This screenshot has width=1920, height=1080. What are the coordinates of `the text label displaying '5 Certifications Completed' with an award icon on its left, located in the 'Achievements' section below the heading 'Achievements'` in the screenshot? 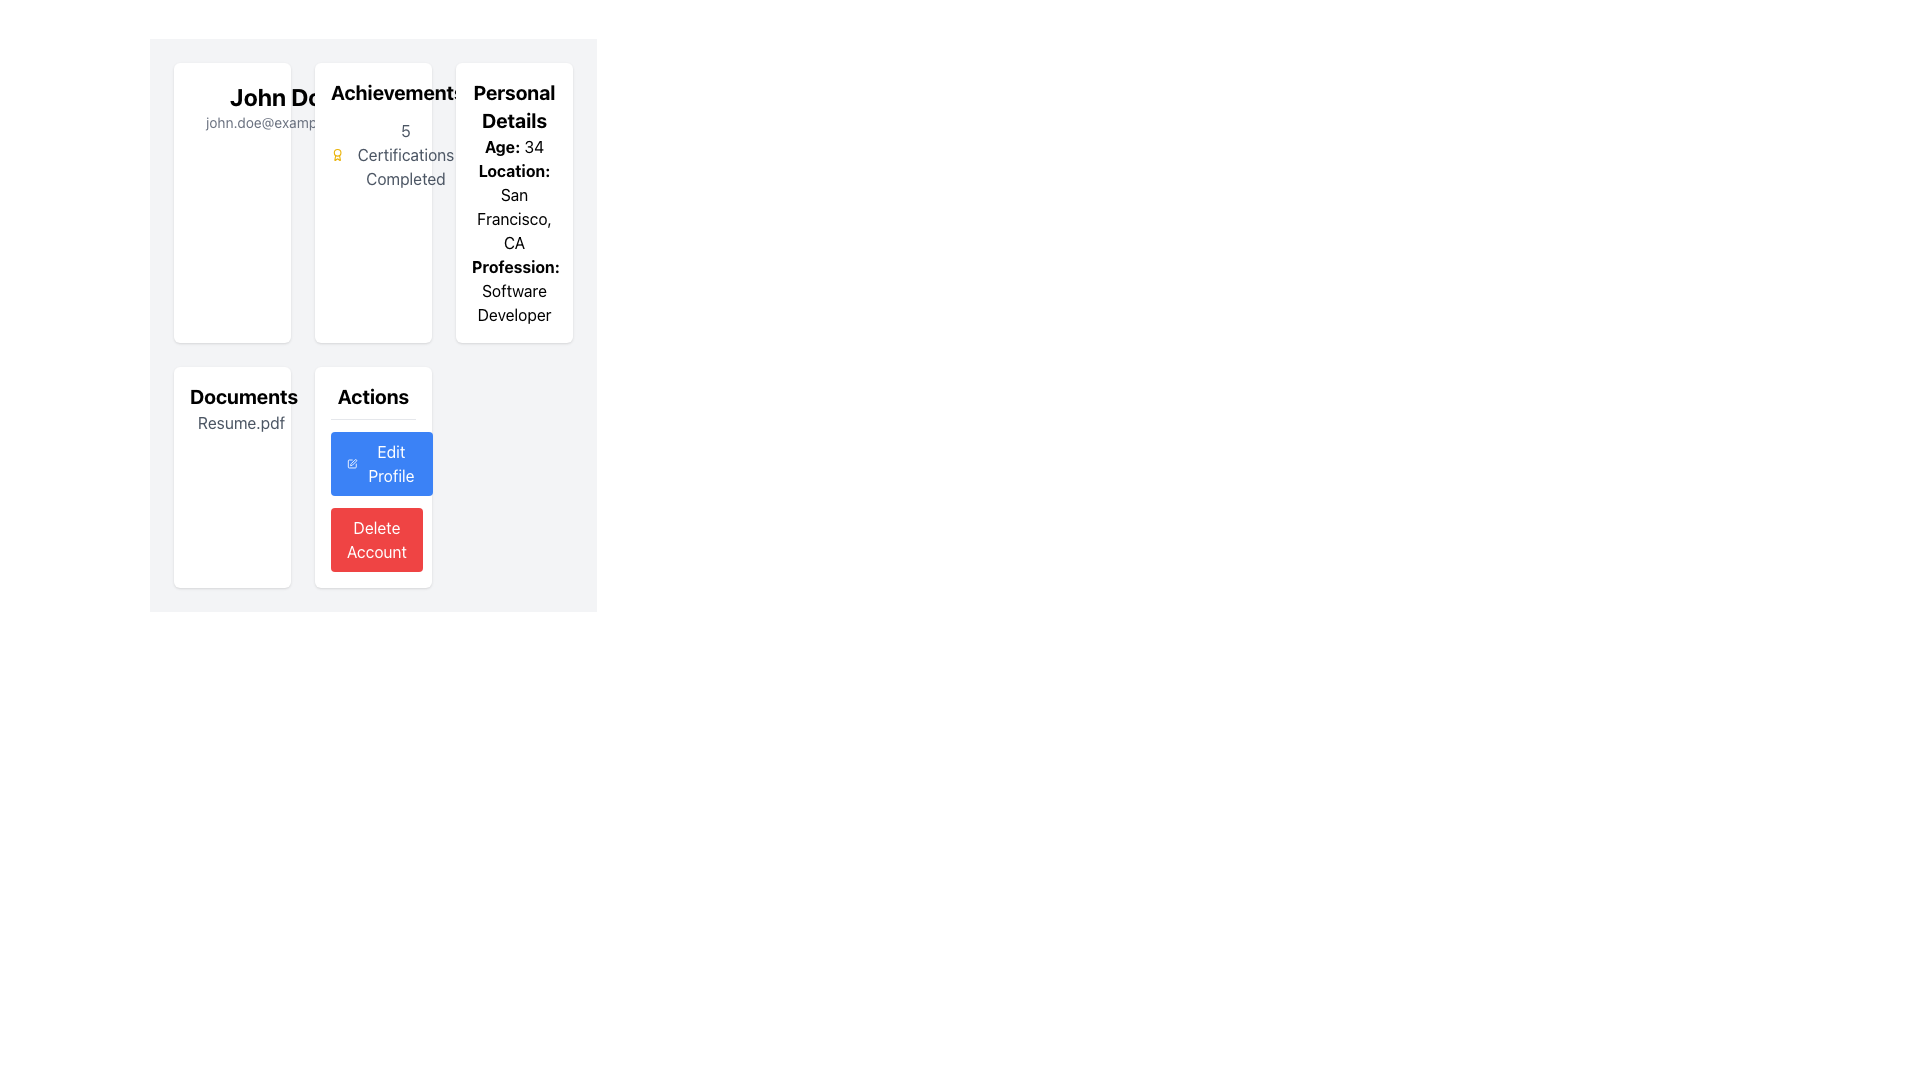 It's located at (395, 153).